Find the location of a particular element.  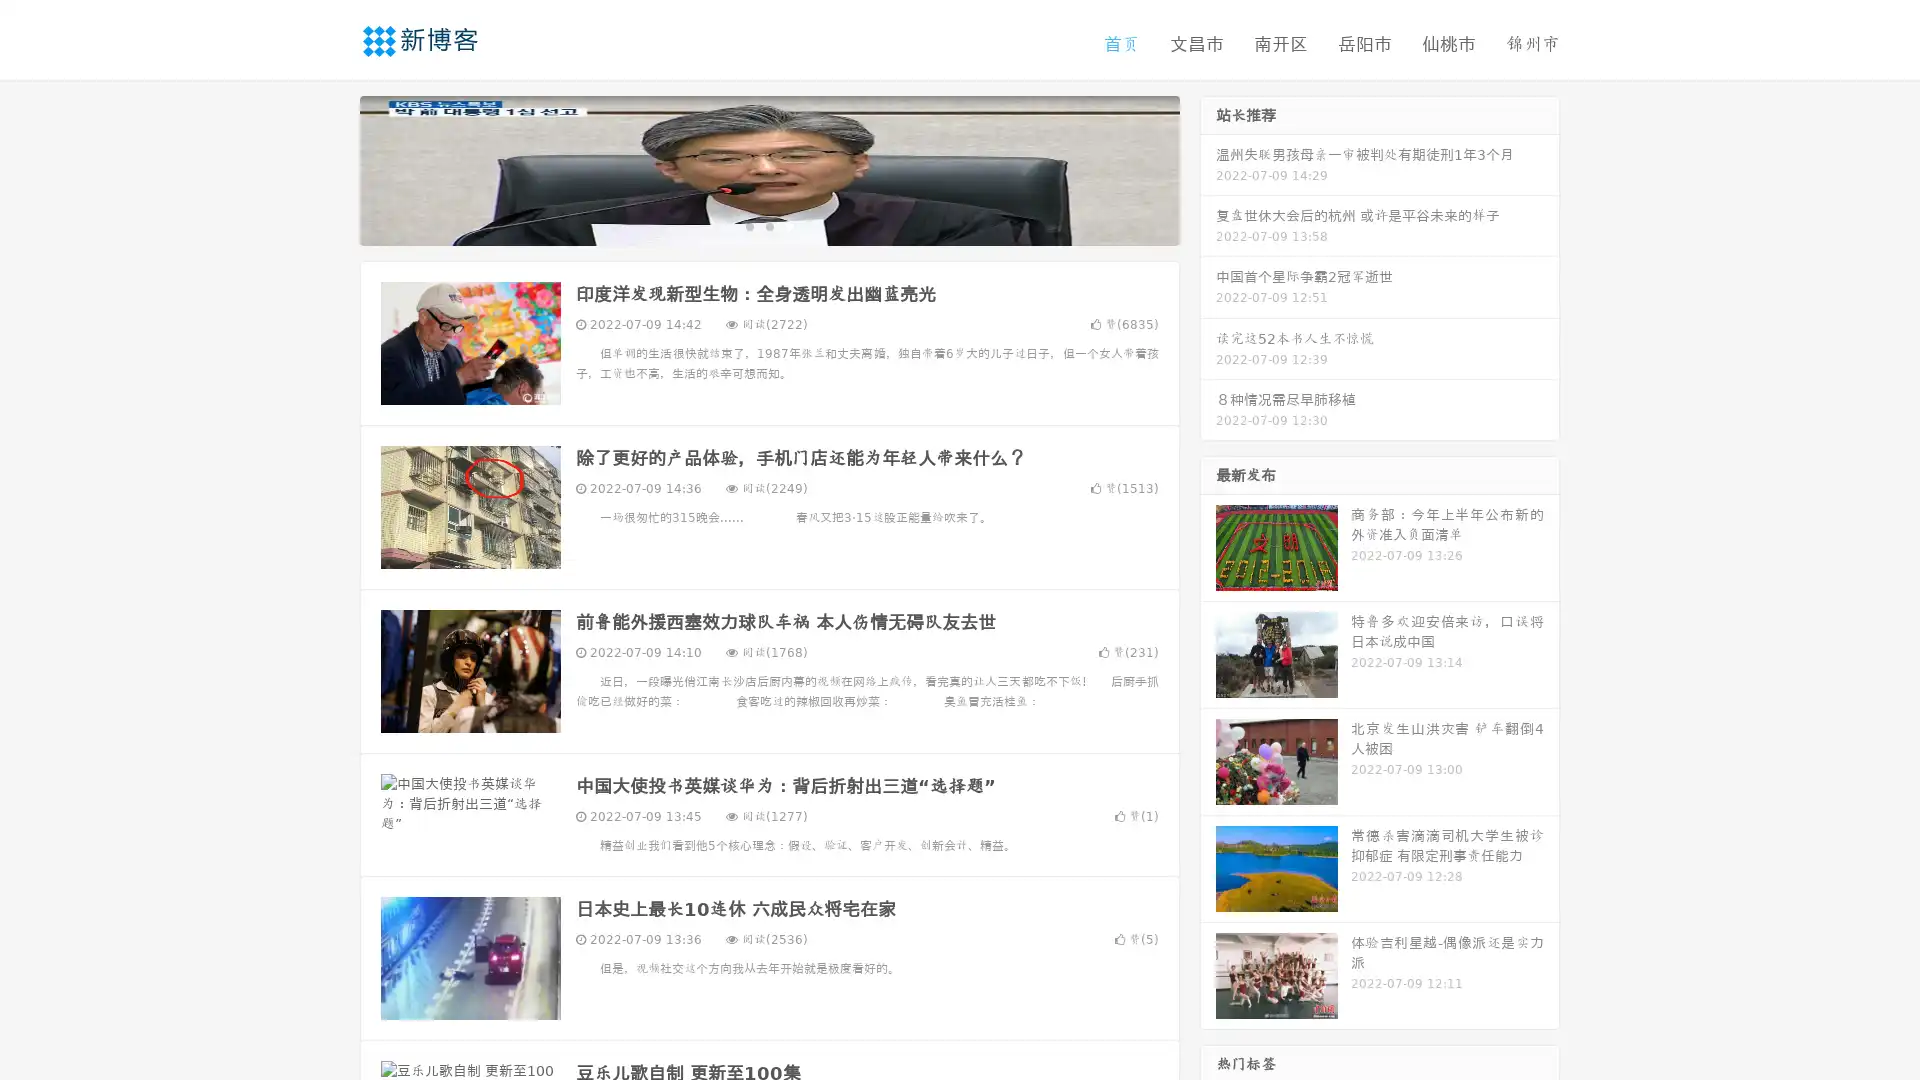

Go to slide 3 is located at coordinates (789, 225).